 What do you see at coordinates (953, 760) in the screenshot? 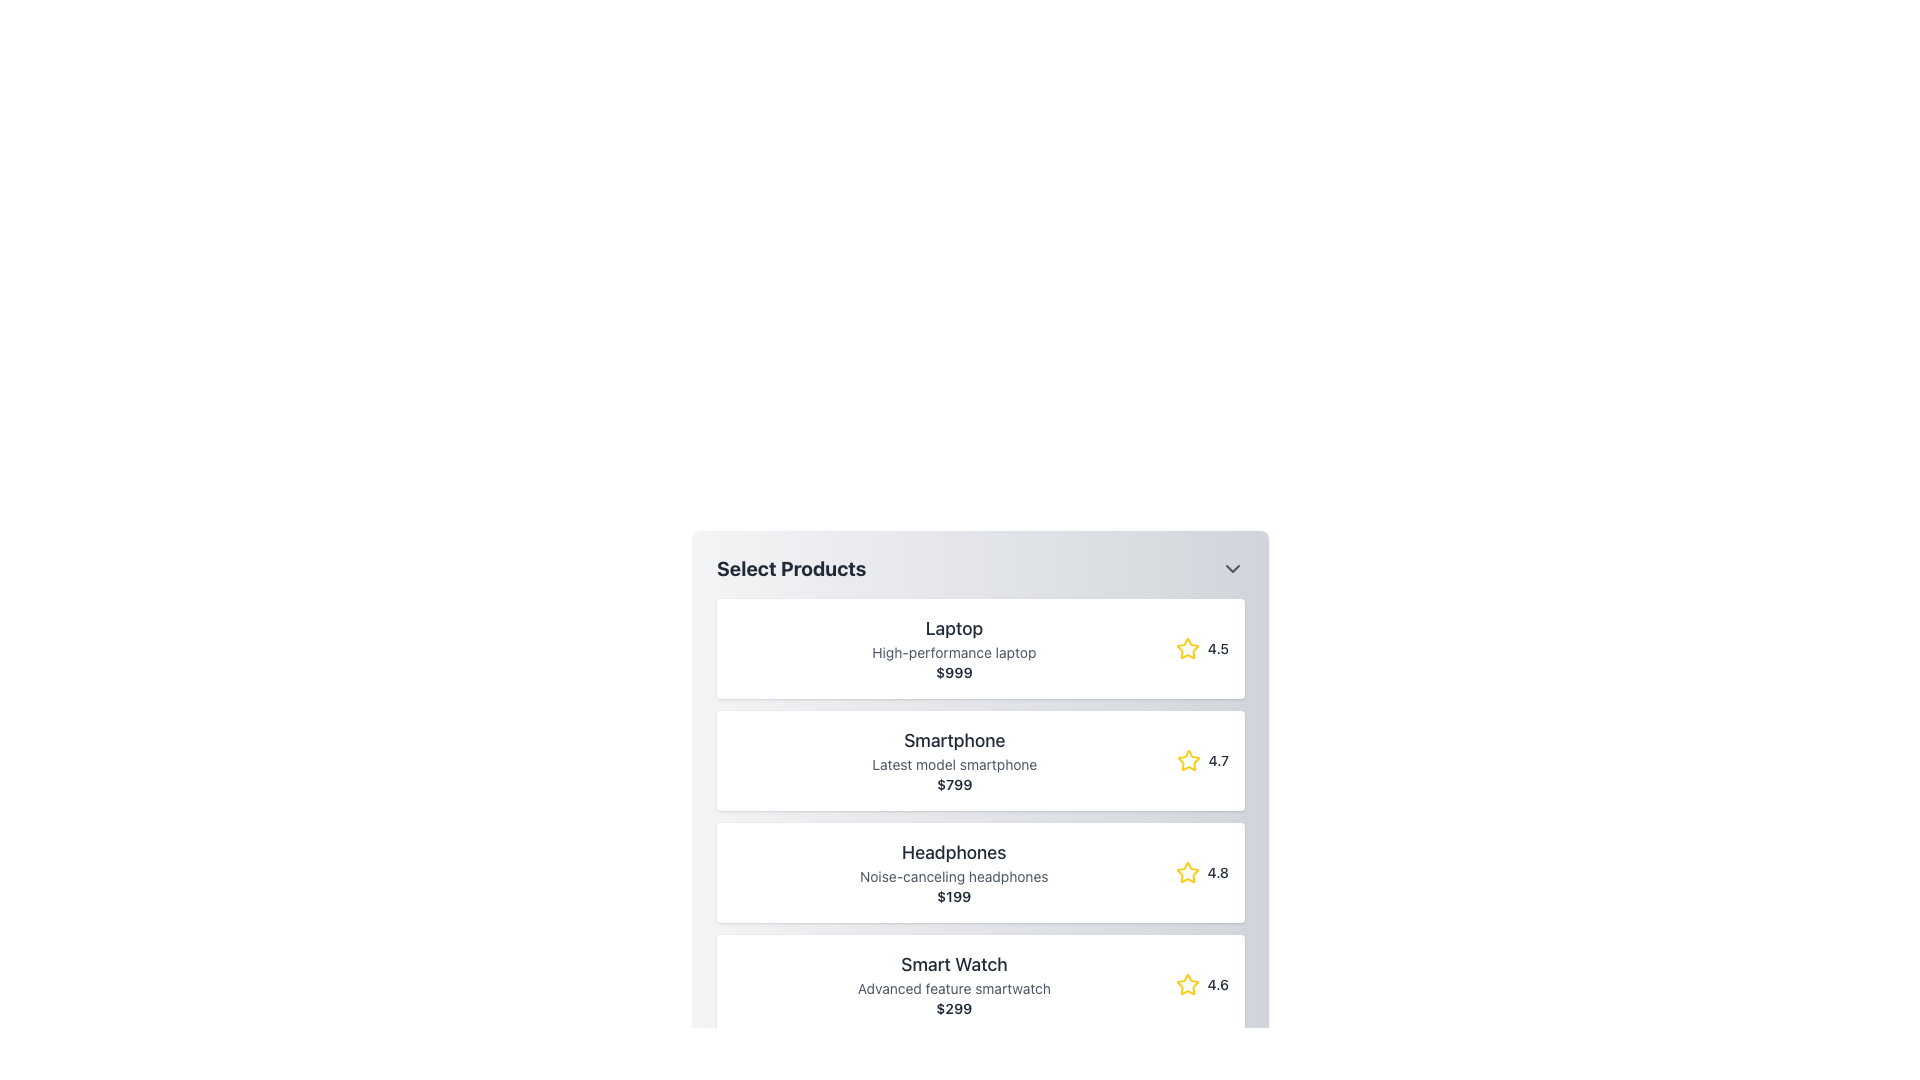
I see `the 'Smartphone' text display` at bounding box center [953, 760].